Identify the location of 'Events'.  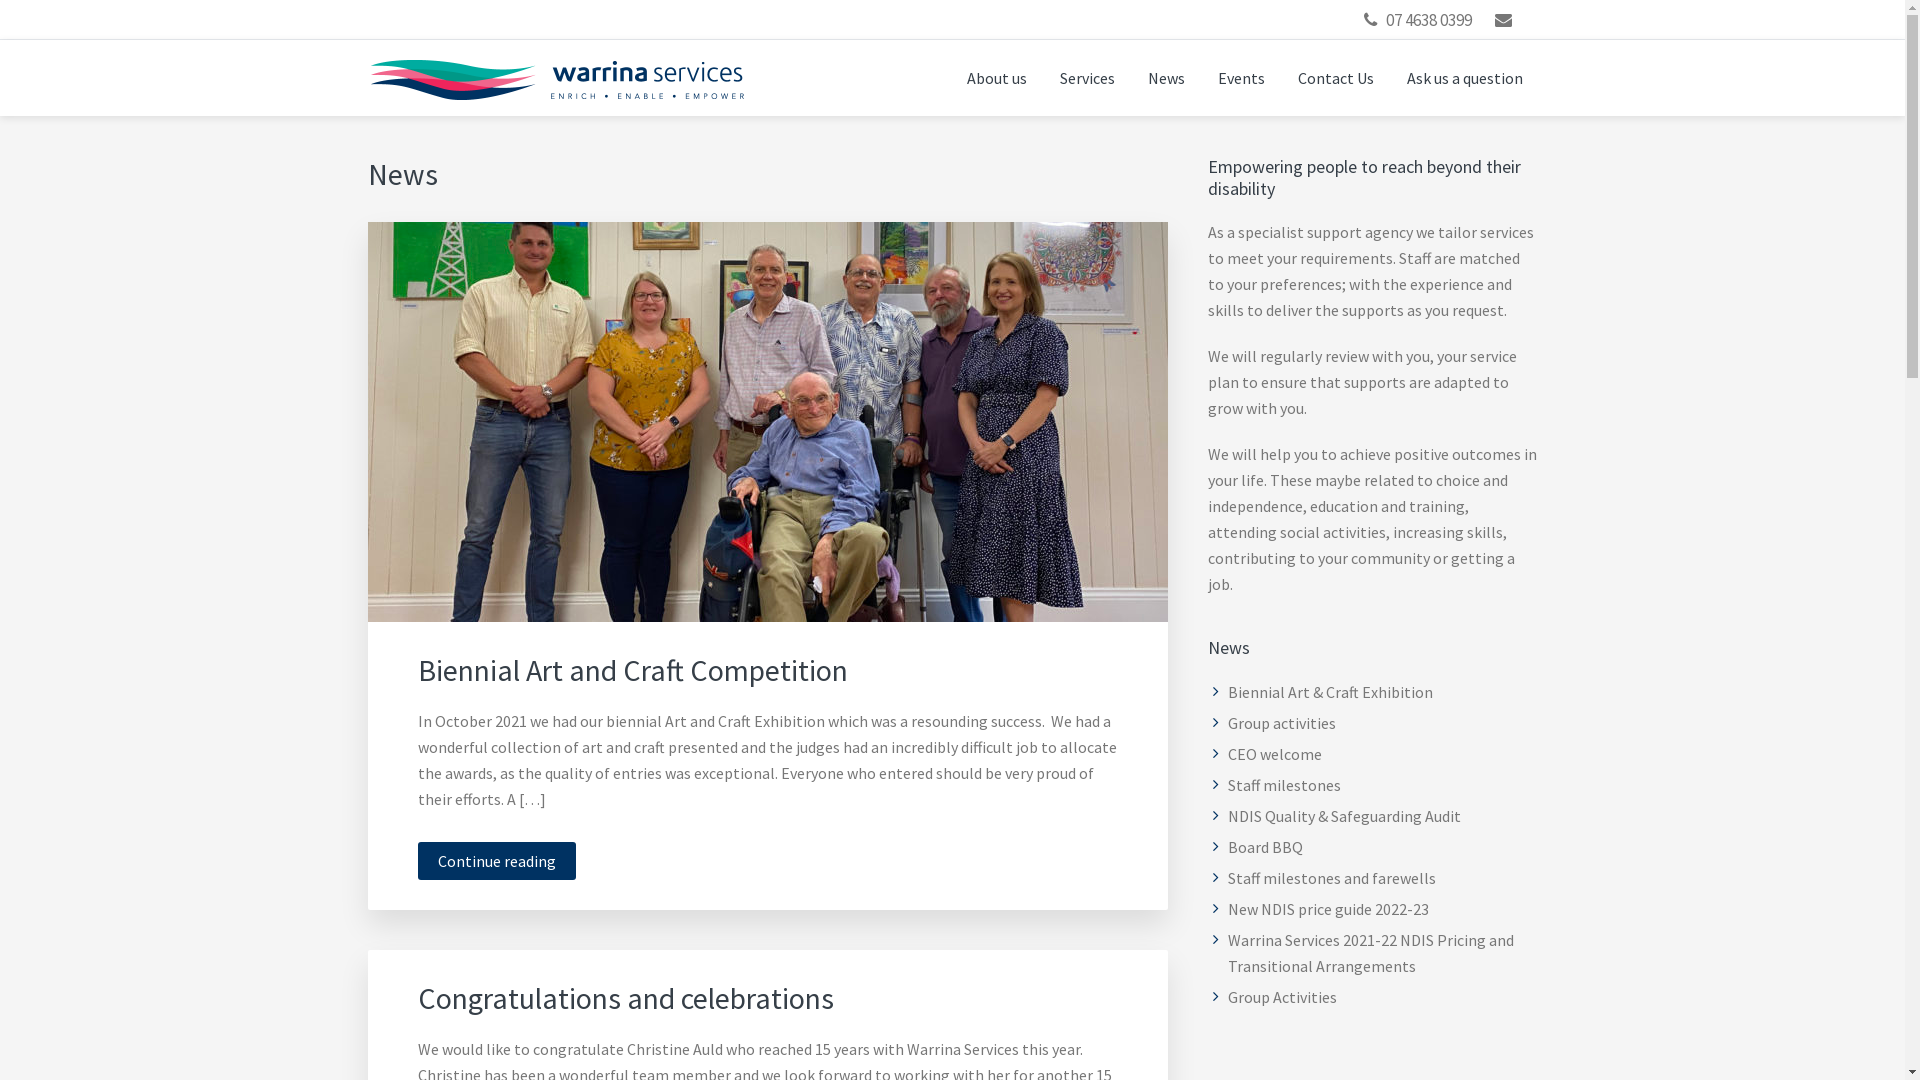
(1239, 76).